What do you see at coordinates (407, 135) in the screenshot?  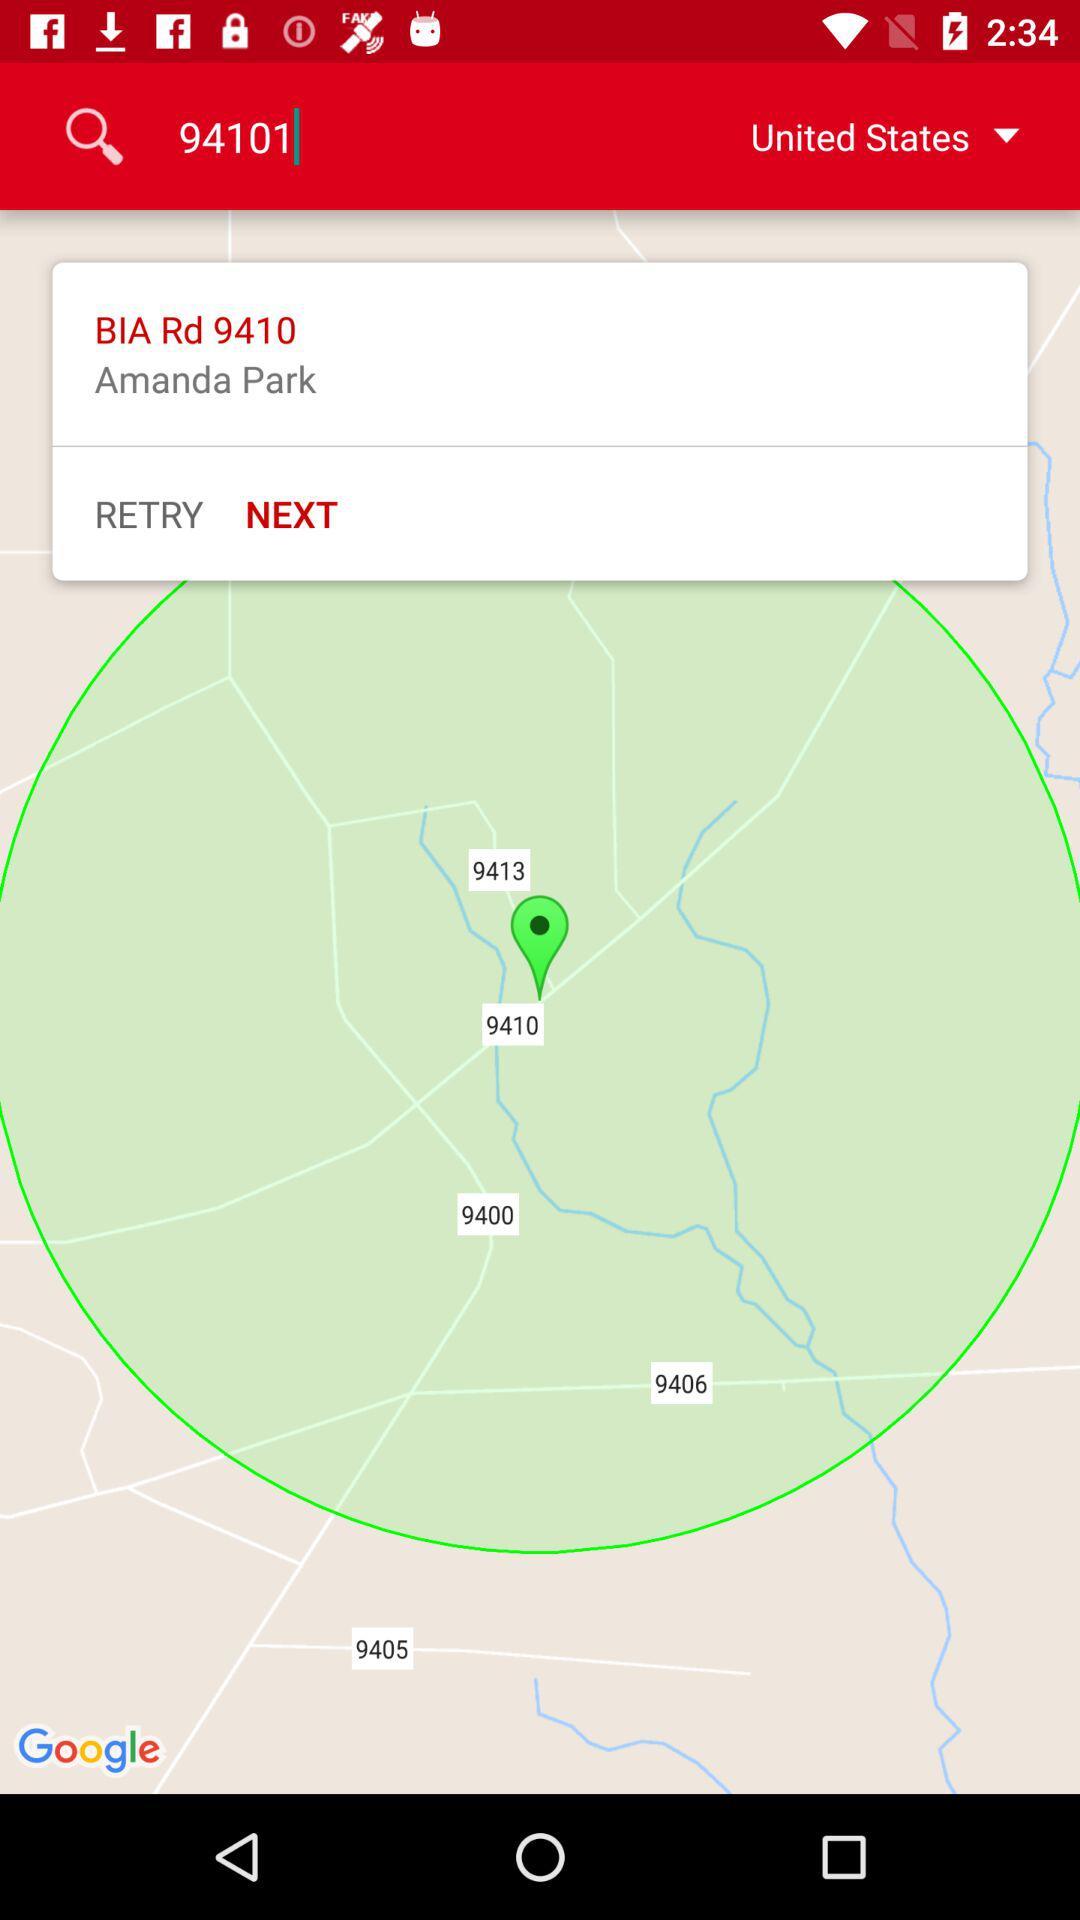 I see `item next to united states` at bounding box center [407, 135].